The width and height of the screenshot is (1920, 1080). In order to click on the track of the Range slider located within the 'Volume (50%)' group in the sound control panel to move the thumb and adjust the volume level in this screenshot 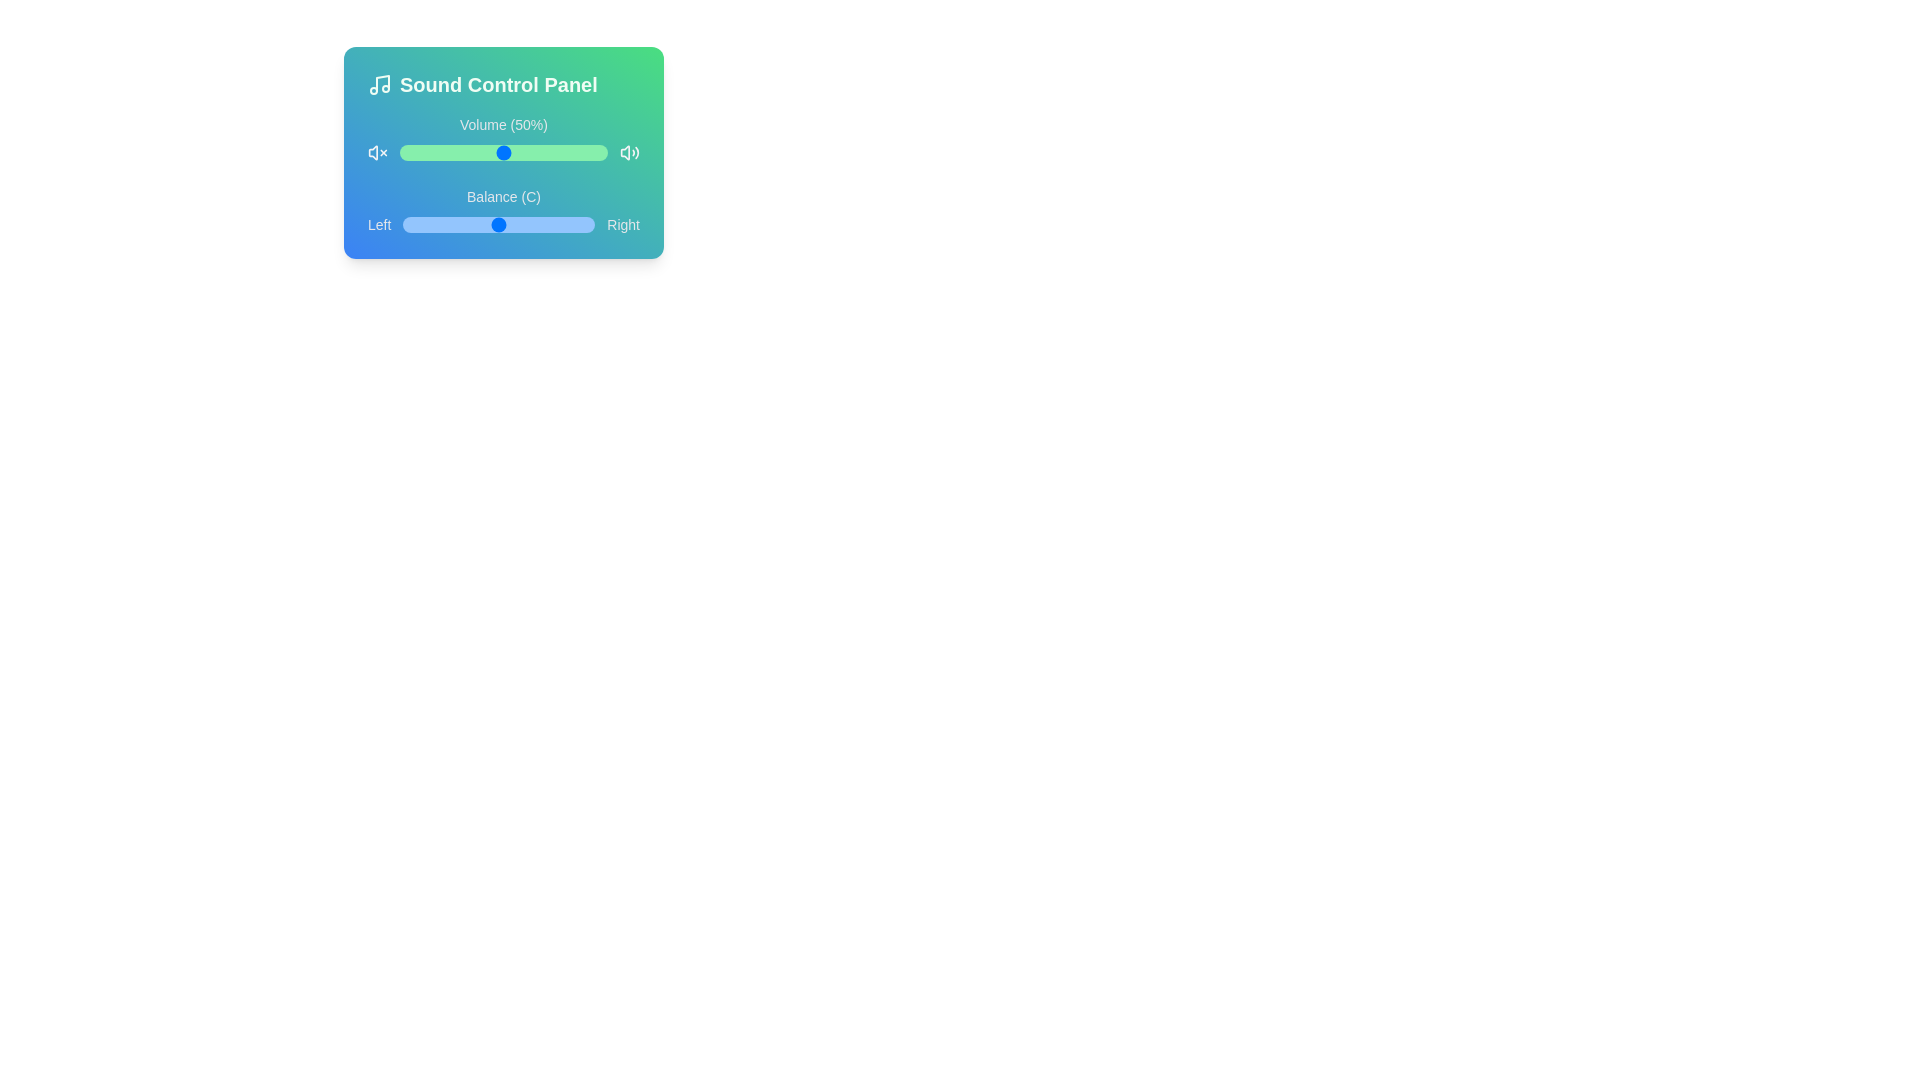, I will do `click(504, 152)`.